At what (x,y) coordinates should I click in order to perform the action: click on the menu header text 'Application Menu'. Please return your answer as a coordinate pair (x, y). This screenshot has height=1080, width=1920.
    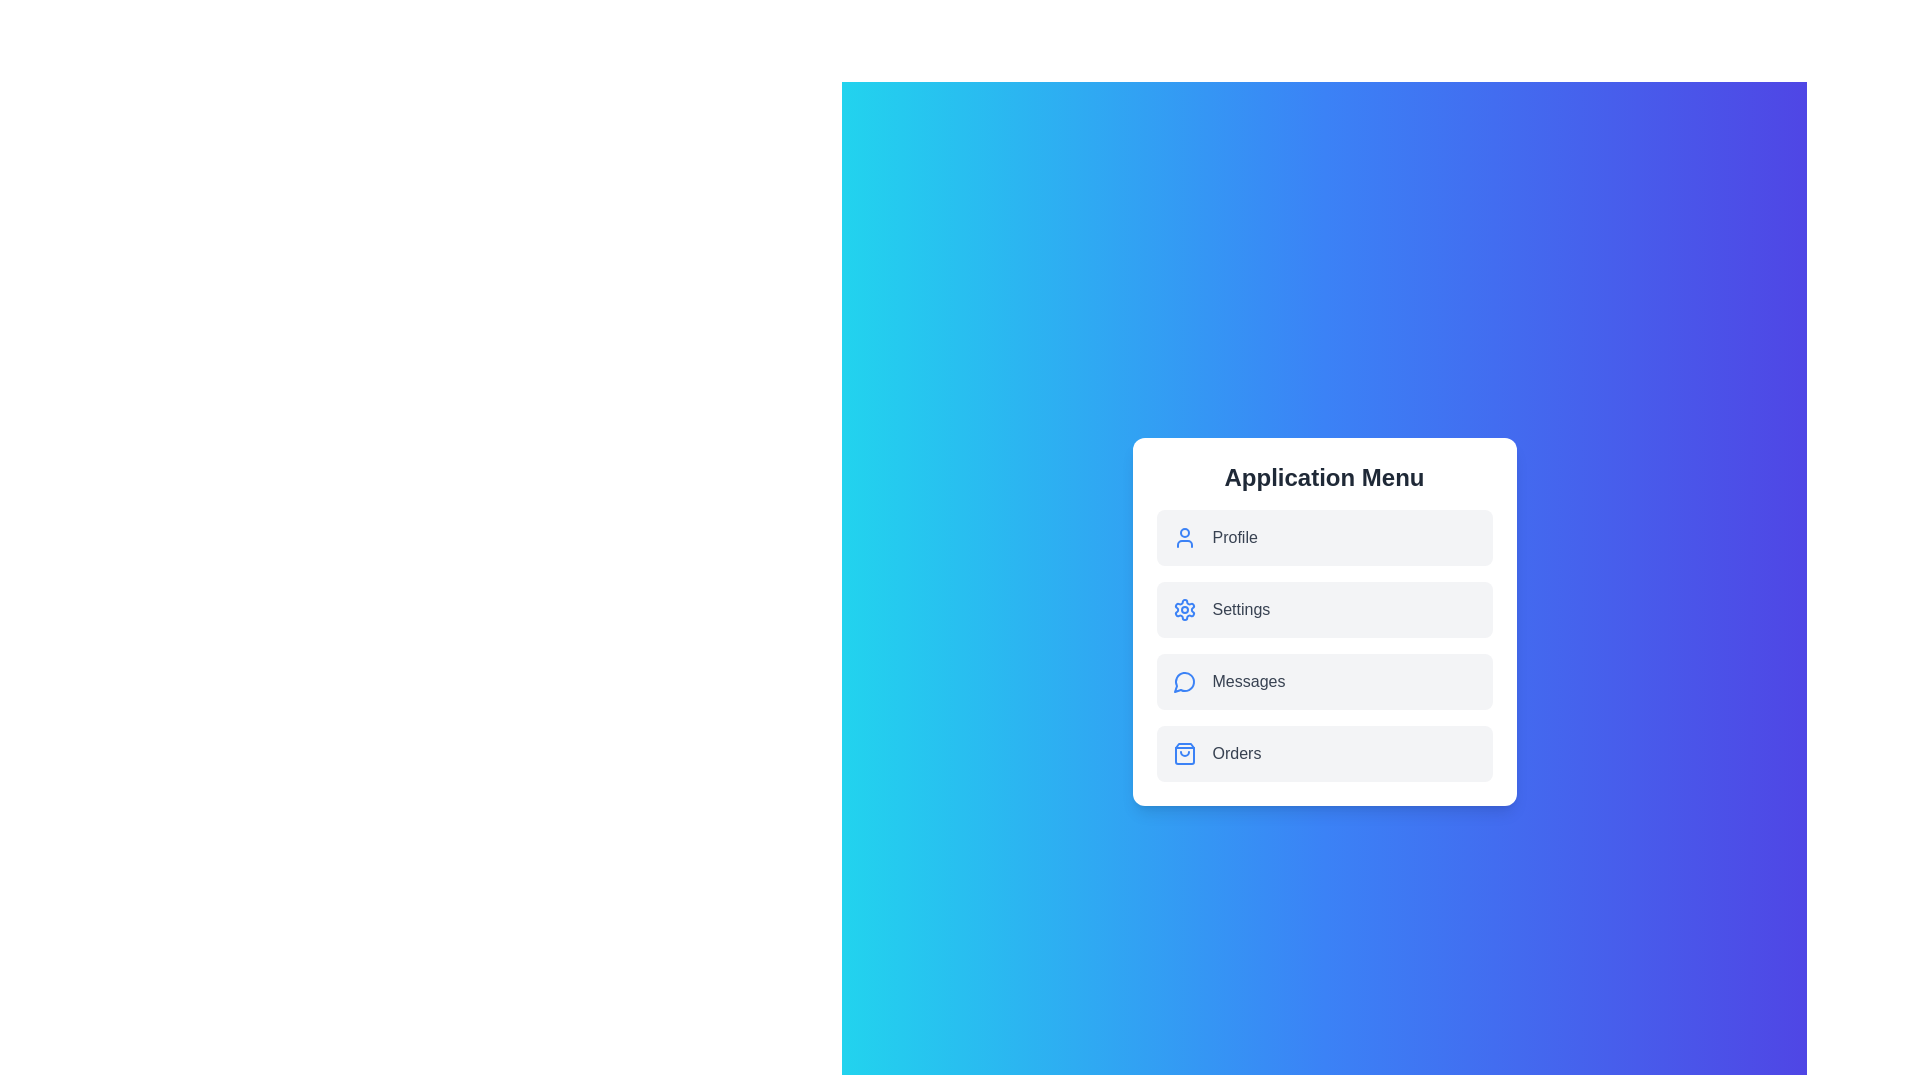
    Looking at the image, I should click on (1324, 478).